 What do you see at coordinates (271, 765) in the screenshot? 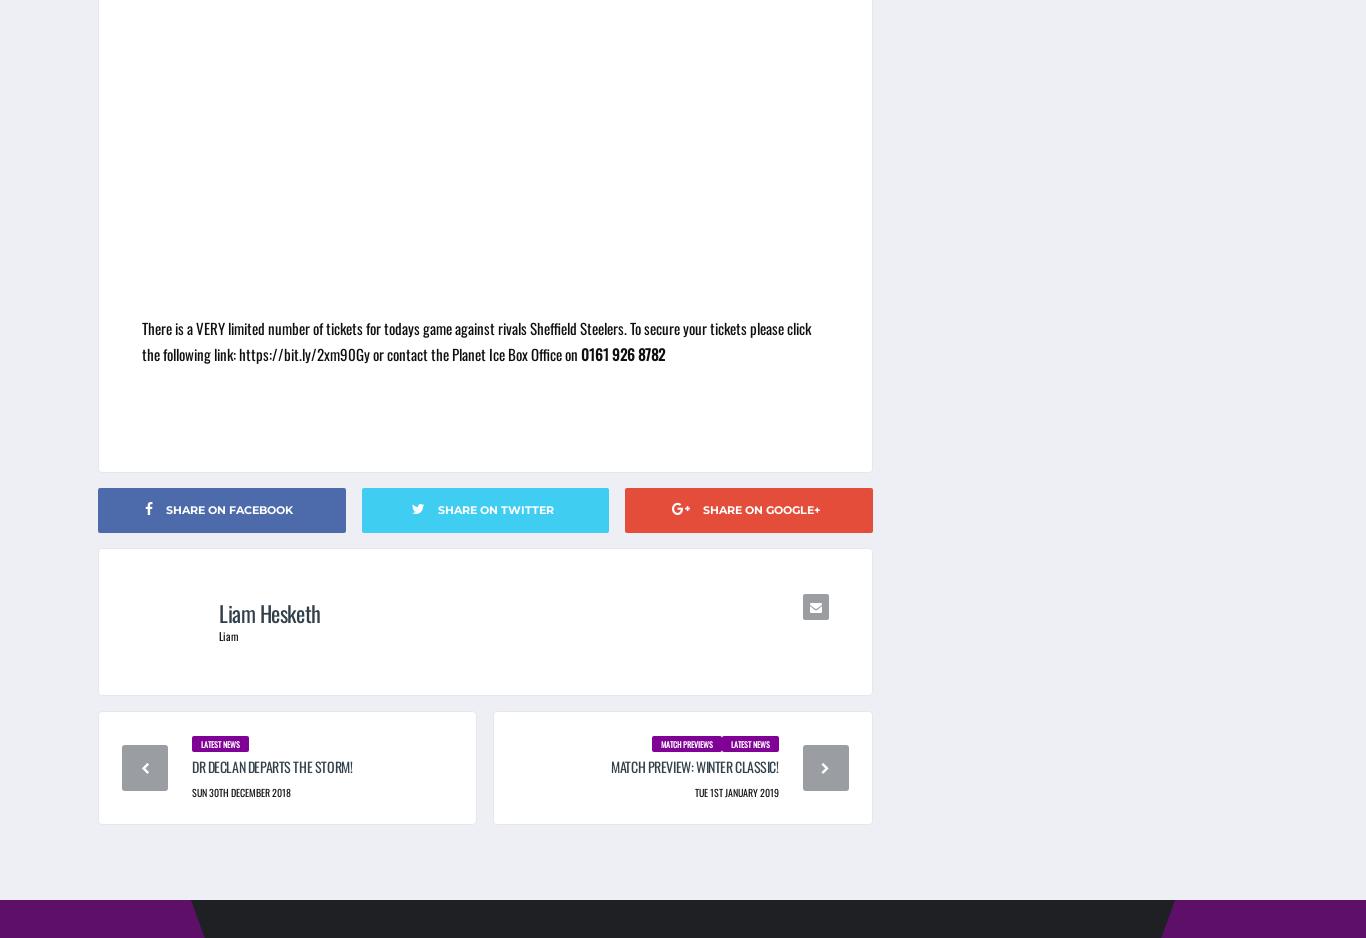
I see `'DR Declan Departs the Storm!'` at bounding box center [271, 765].